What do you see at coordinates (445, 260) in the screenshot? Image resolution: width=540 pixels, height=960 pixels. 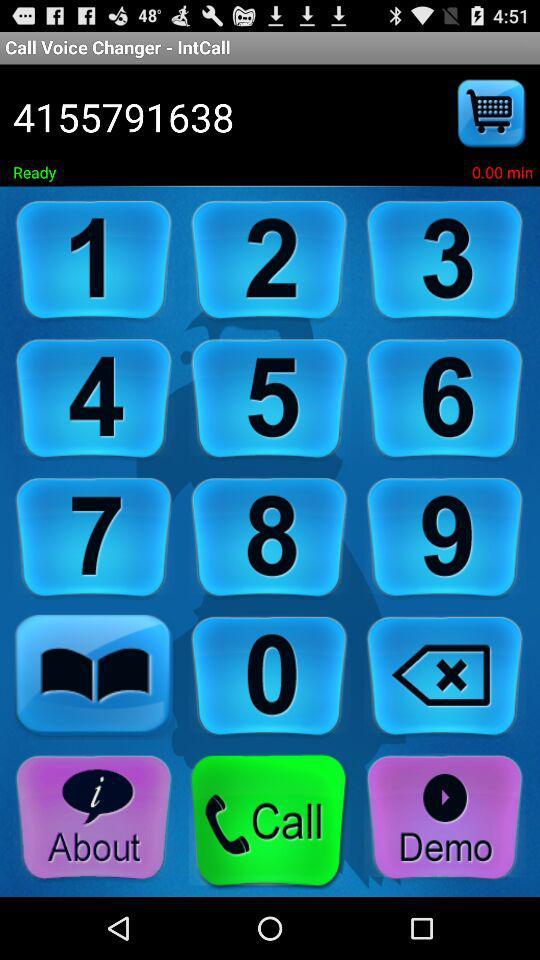 I see `input number` at bounding box center [445, 260].